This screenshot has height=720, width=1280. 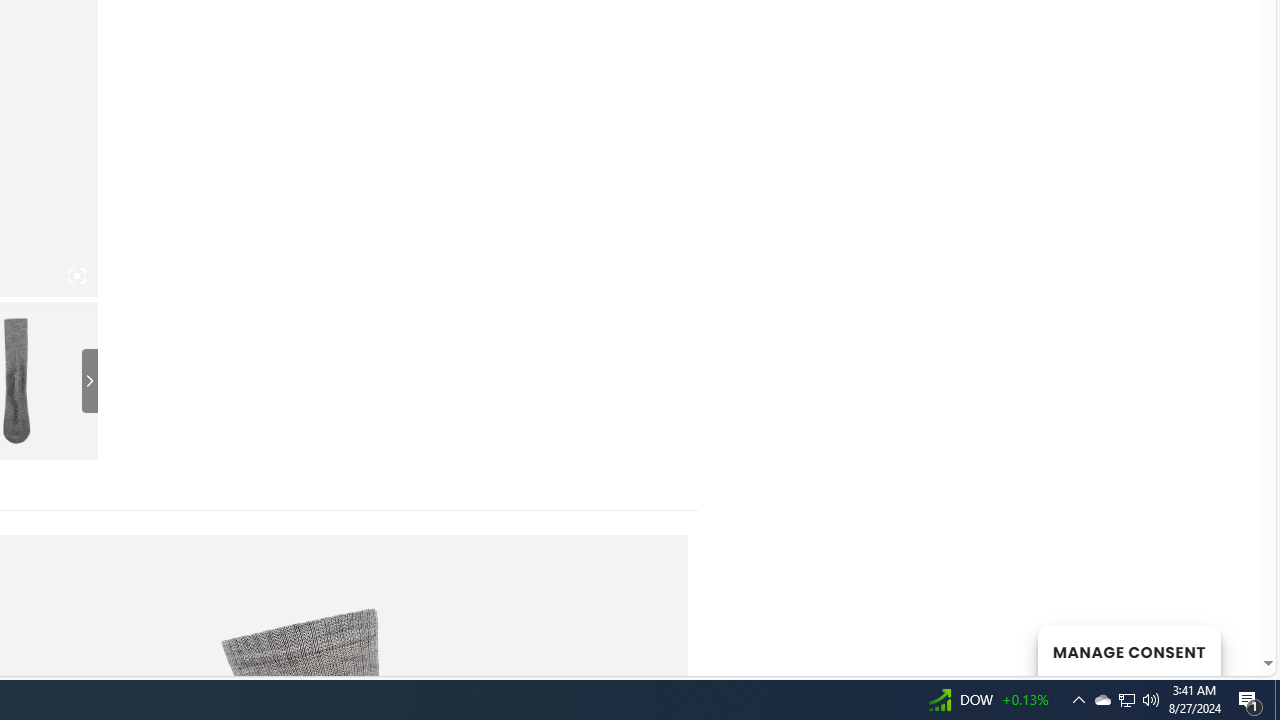 What do you see at coordinates (1128, 650) in the screenshot?
I see `'MANAGE CONSENT'` at bounding box center [1128, 650].